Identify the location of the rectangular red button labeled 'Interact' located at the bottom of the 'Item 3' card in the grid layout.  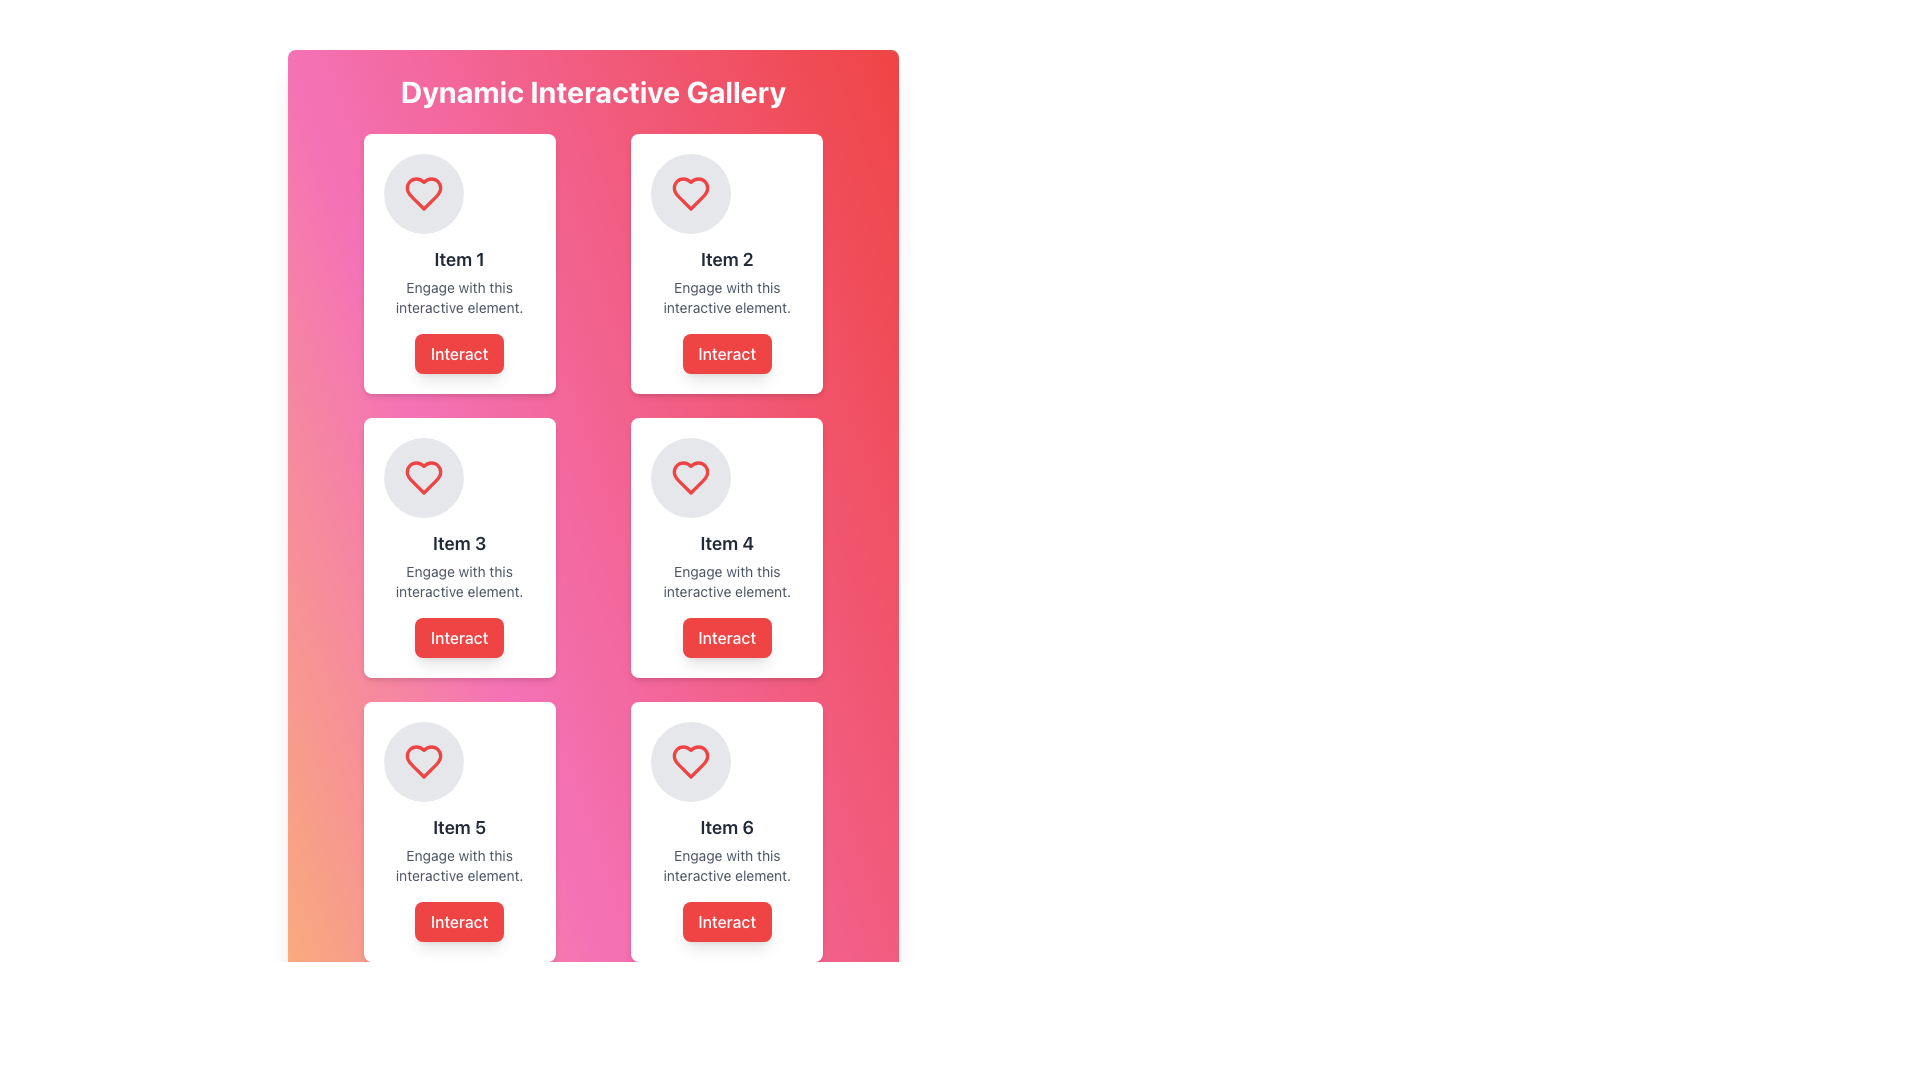
(458, 637).